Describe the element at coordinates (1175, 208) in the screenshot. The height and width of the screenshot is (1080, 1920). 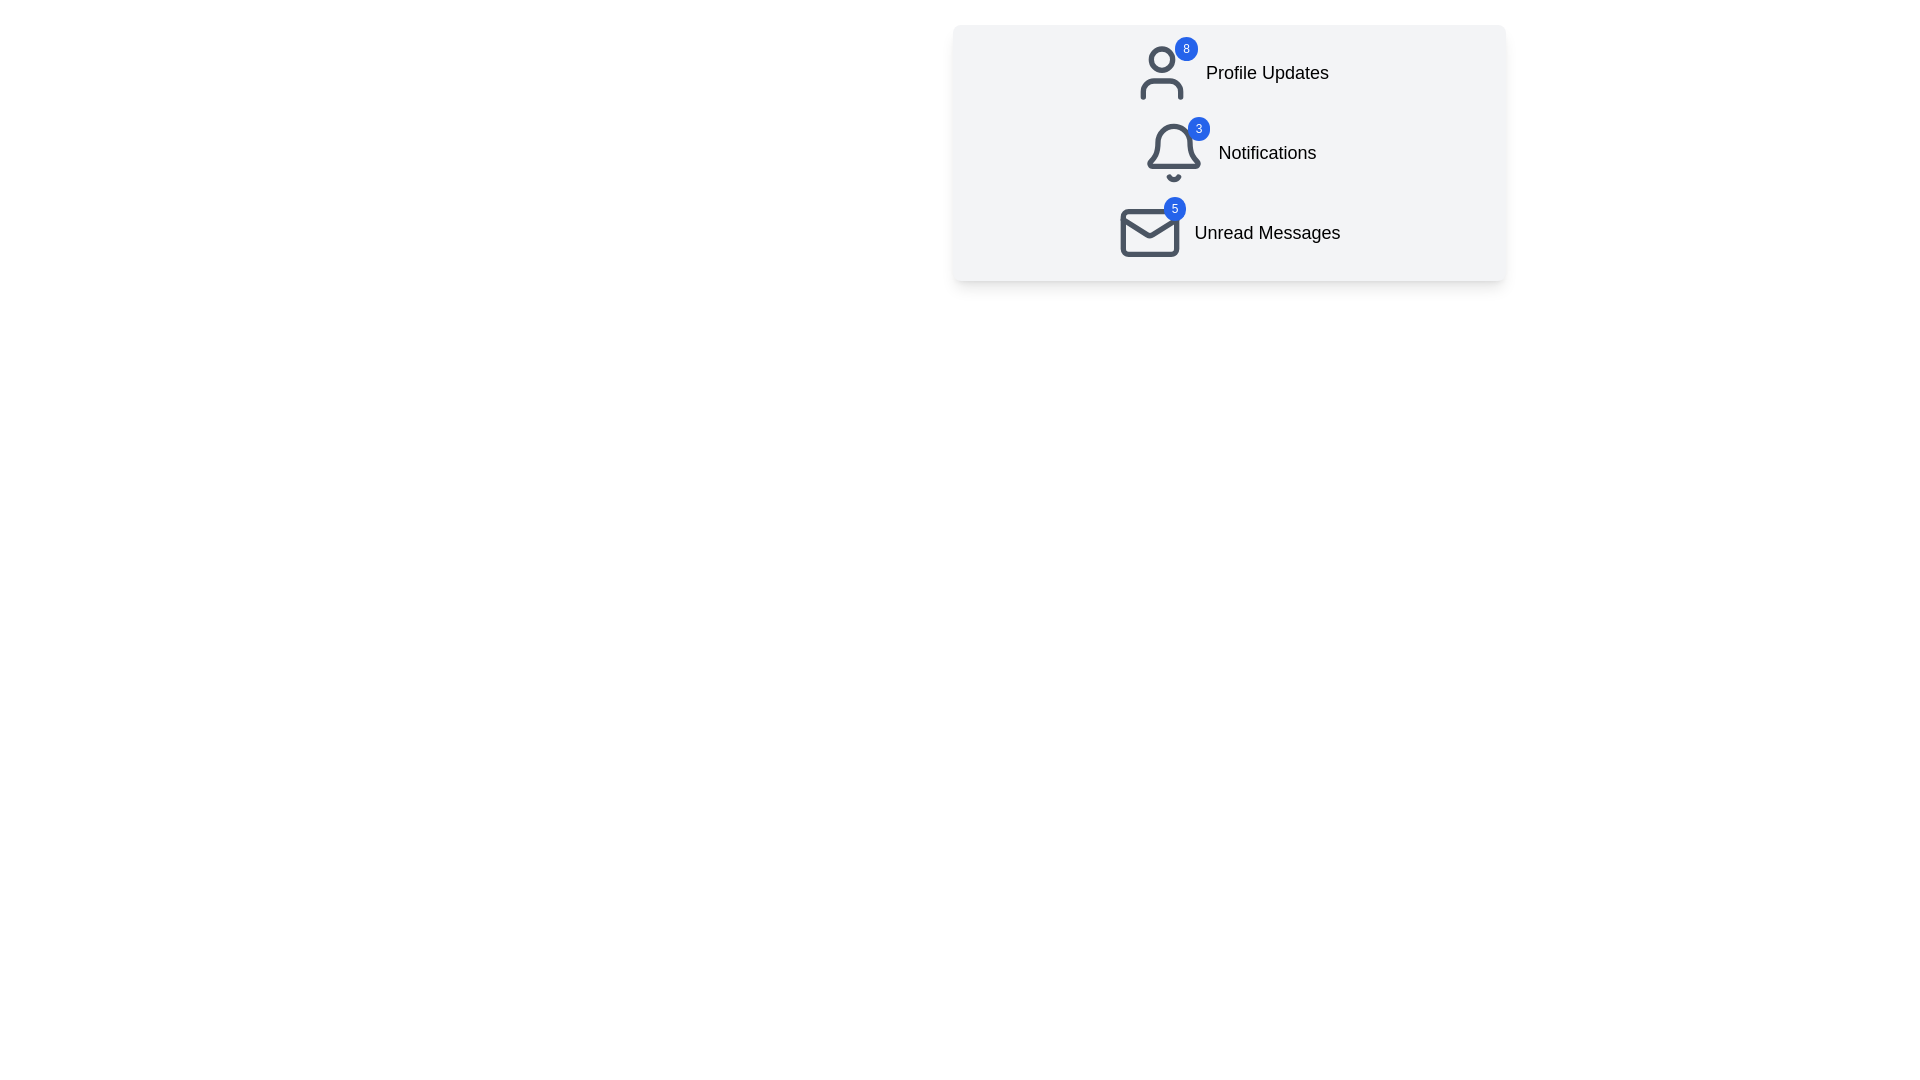
I see `the Notification Badge, which is a small circular badge with a blue background and white text displaying the number '5', located at the top-right corner of an envelope icon` at that location.